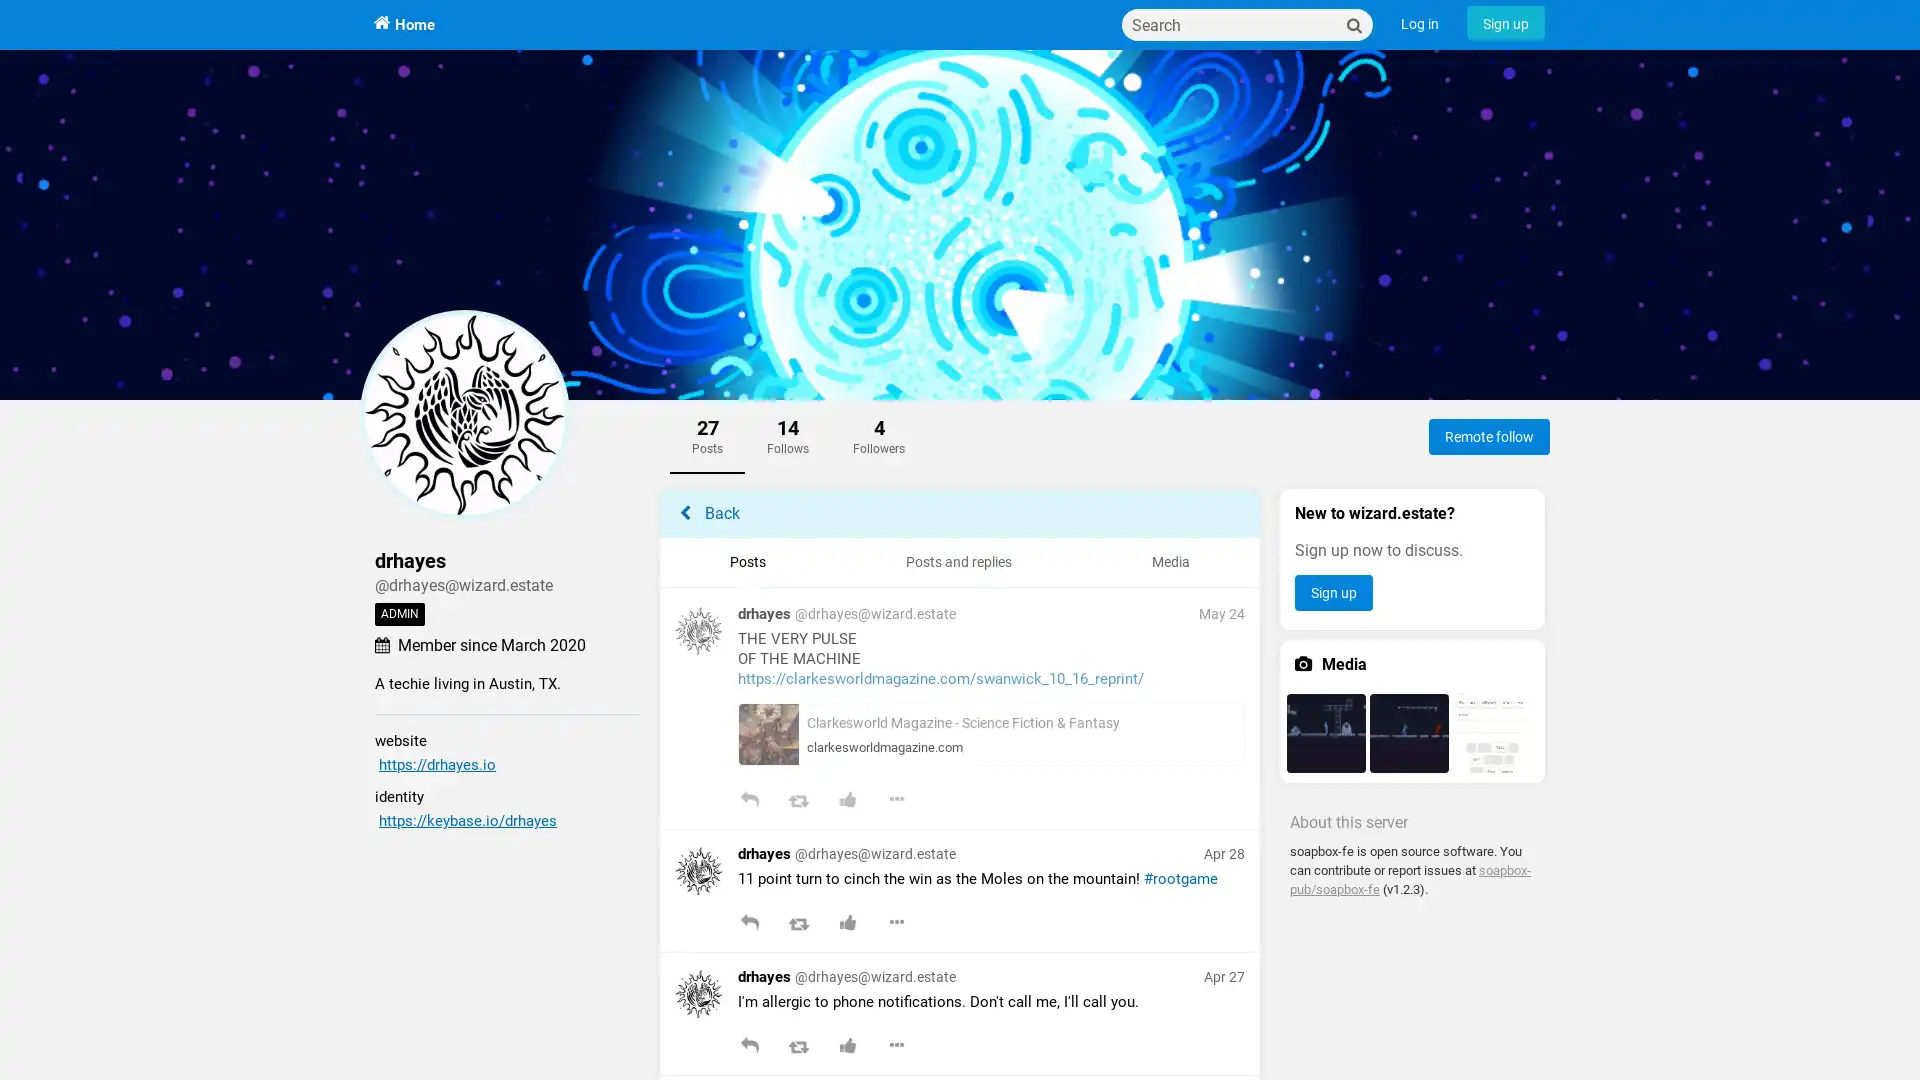  What do you see at coordinates (1489, 435) in the screenshot?
I see `Remote follow` at bounding box center [1489, 435].